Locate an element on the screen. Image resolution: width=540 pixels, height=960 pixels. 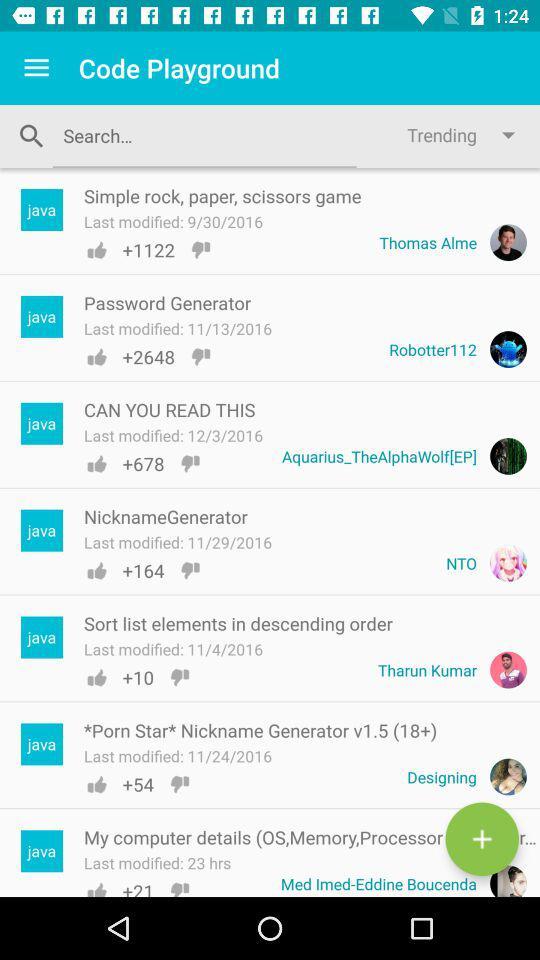
the text box which says search is located at coordinates (203, 134).